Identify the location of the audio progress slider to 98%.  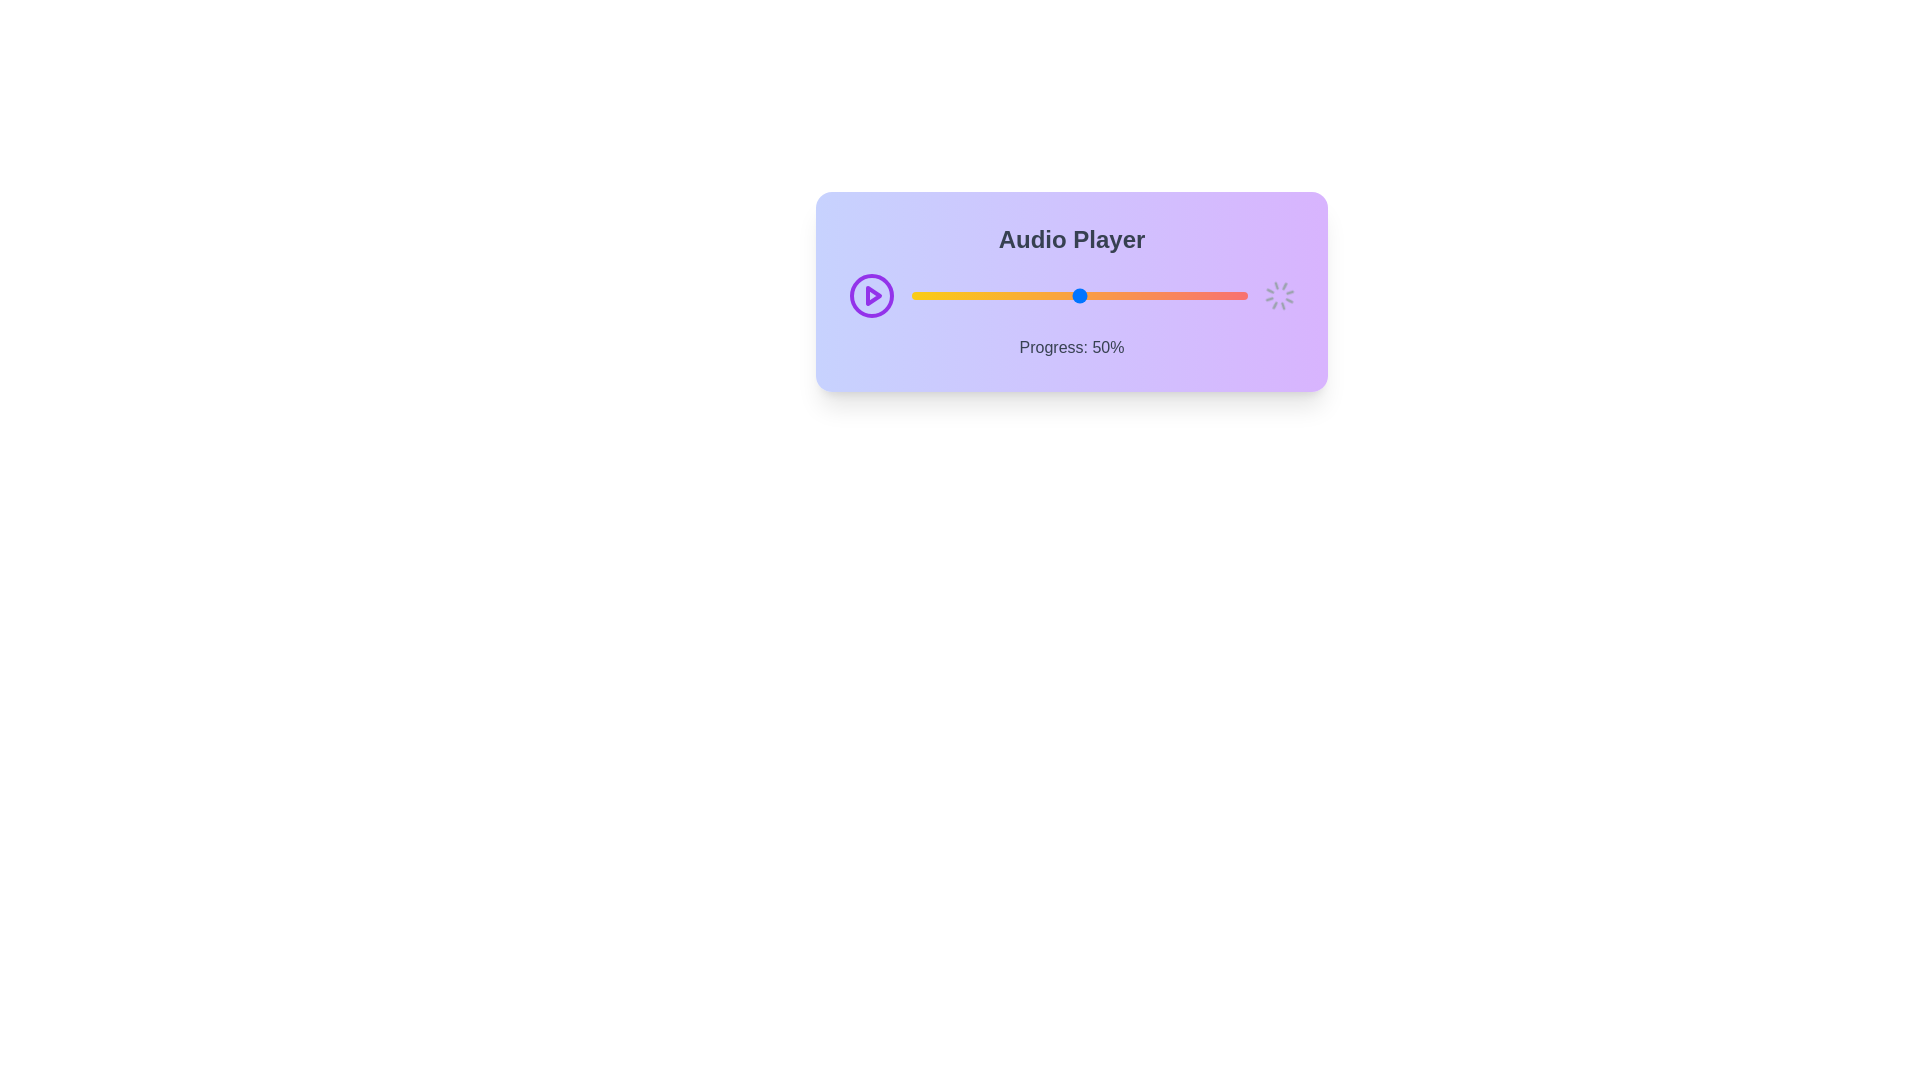
(1240, 296).